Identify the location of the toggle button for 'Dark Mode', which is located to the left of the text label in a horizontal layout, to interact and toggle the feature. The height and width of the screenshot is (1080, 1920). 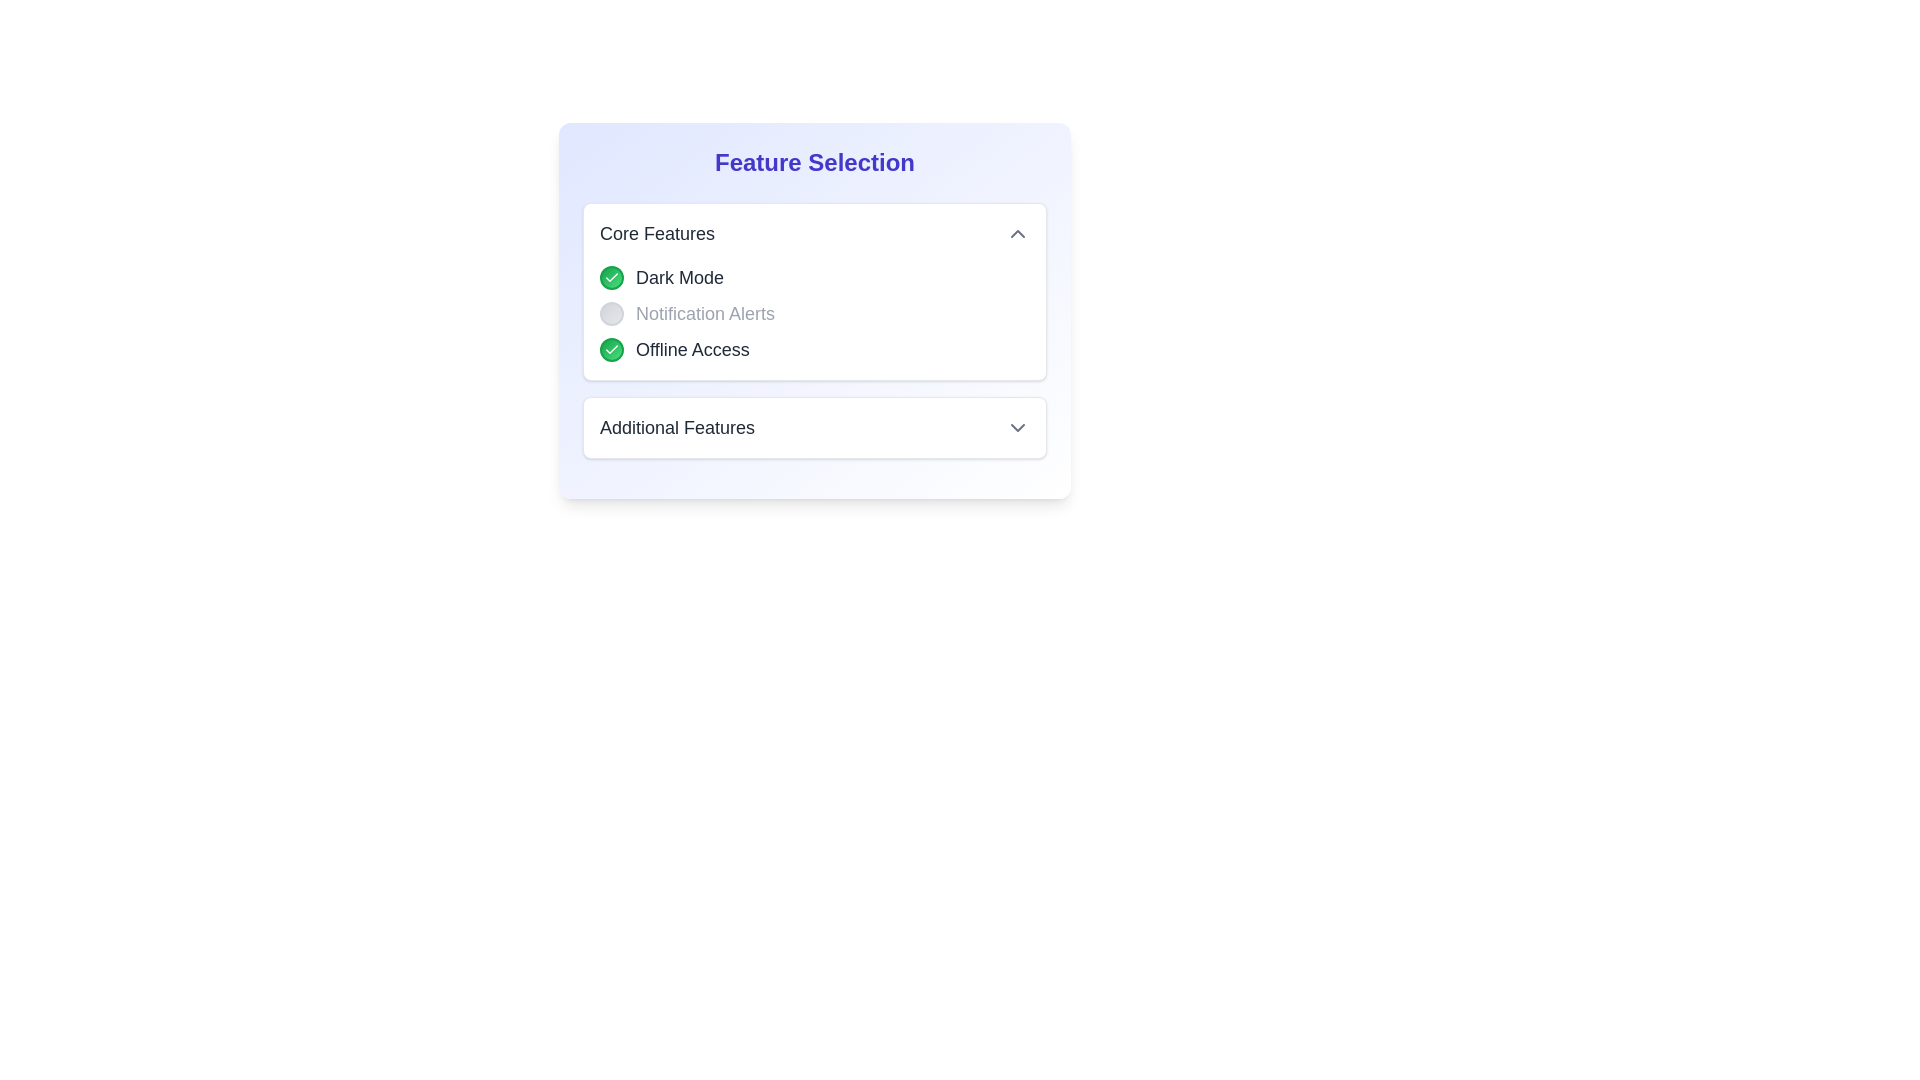
(610, 277).